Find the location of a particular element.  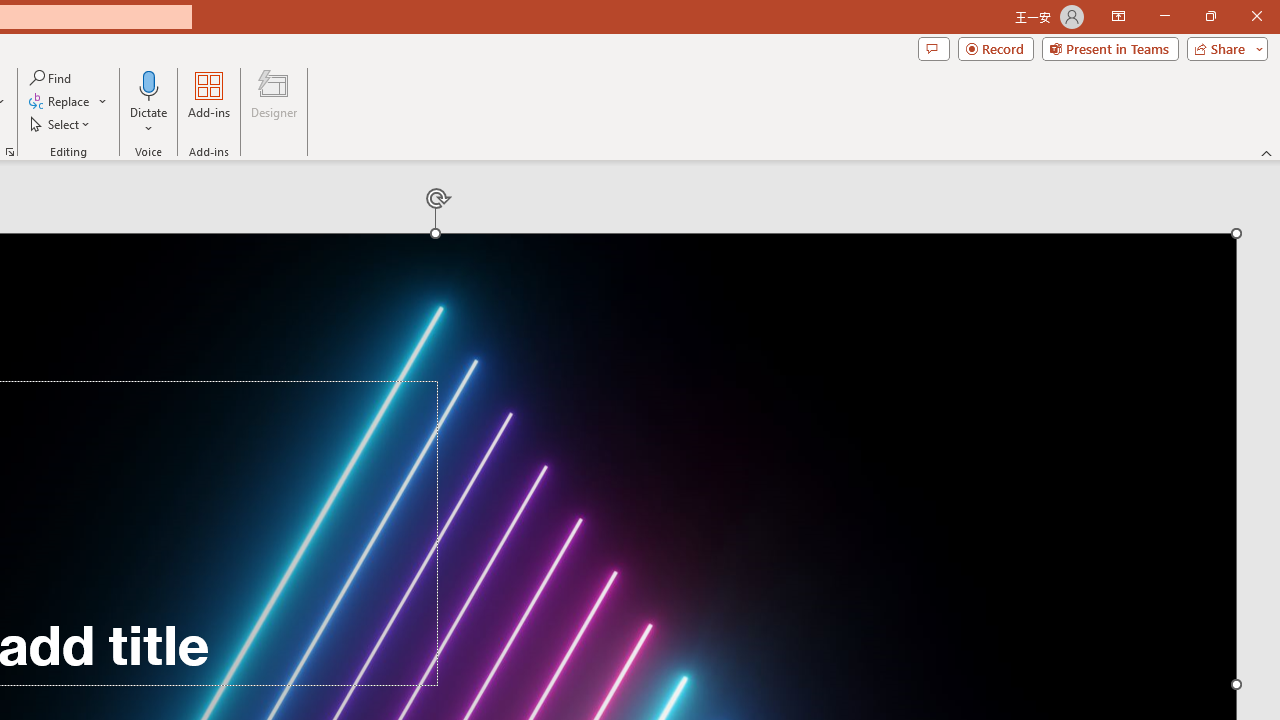

'Find...' is located at coordinates (51, 77).